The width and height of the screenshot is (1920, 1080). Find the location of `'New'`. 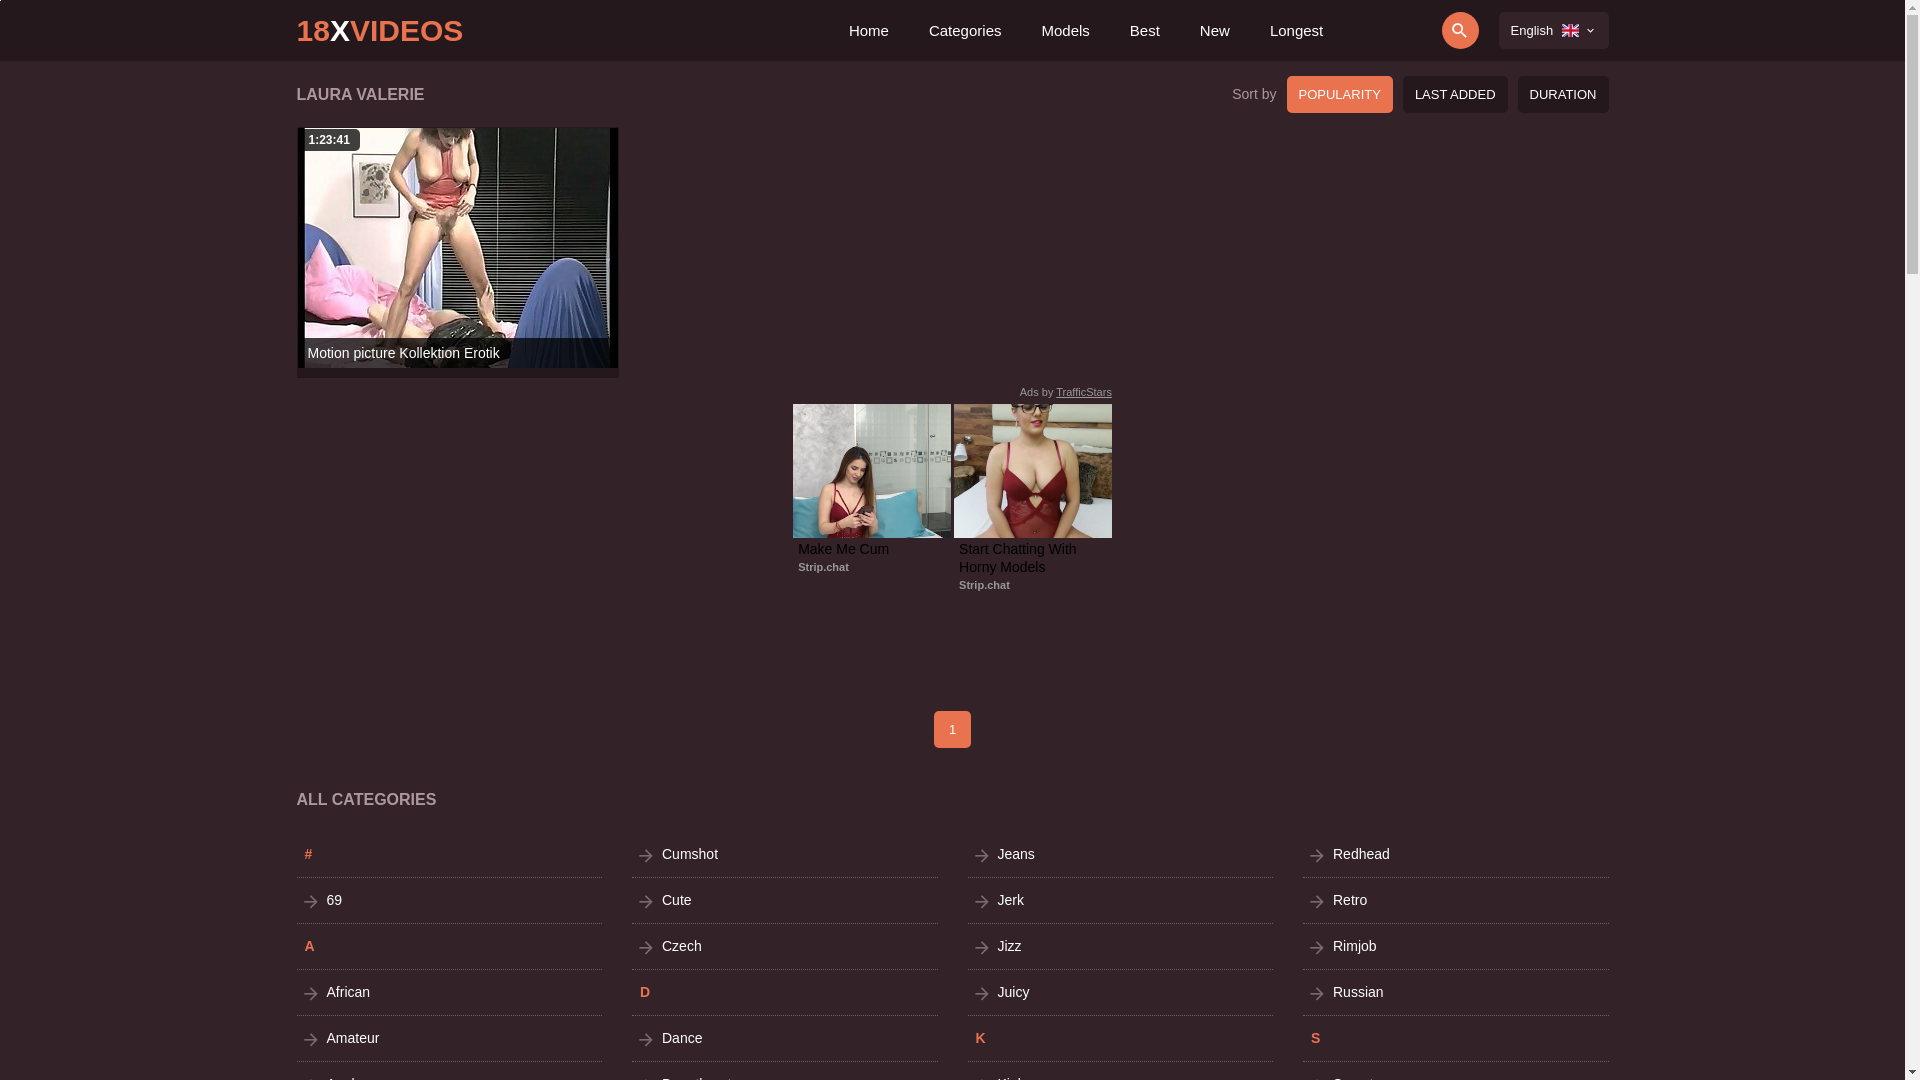

'New' is located at coordinates (1213, 30).